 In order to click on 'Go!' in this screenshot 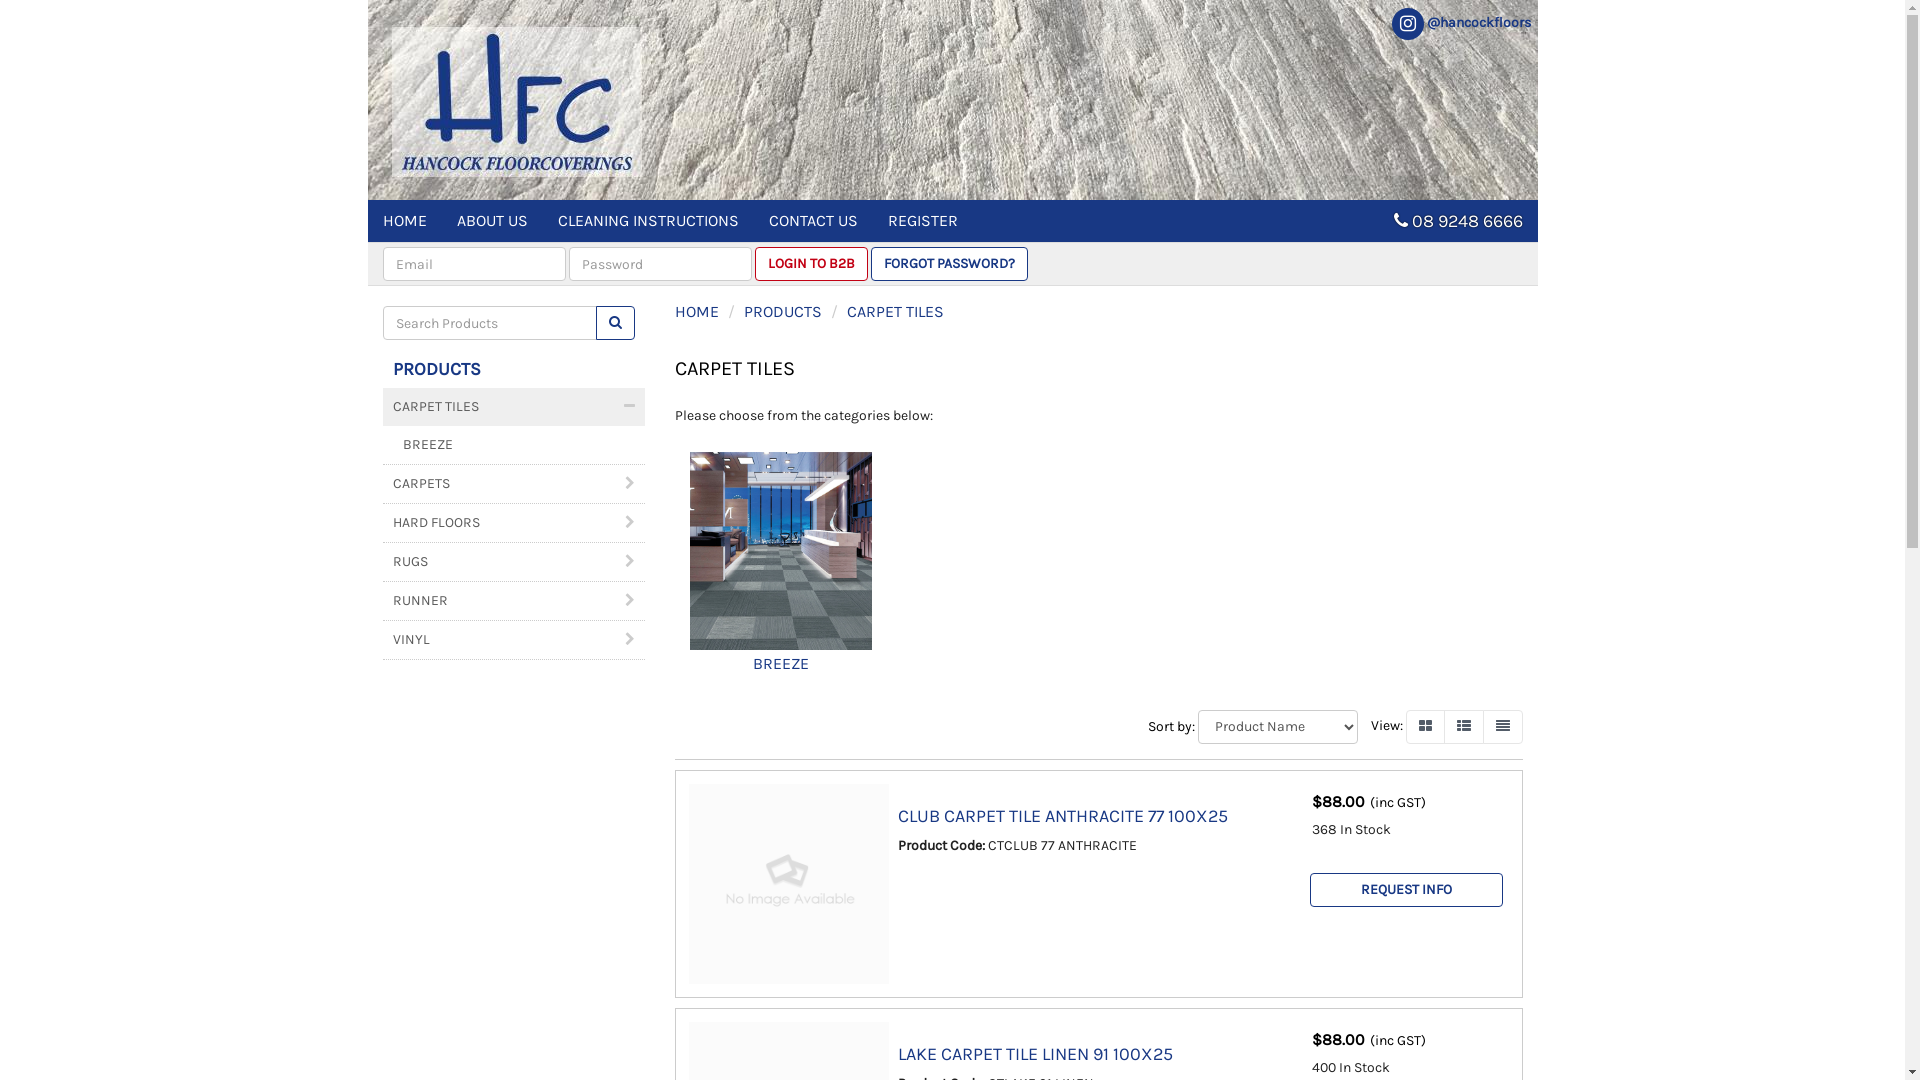, I will do `click(594, 322)`.